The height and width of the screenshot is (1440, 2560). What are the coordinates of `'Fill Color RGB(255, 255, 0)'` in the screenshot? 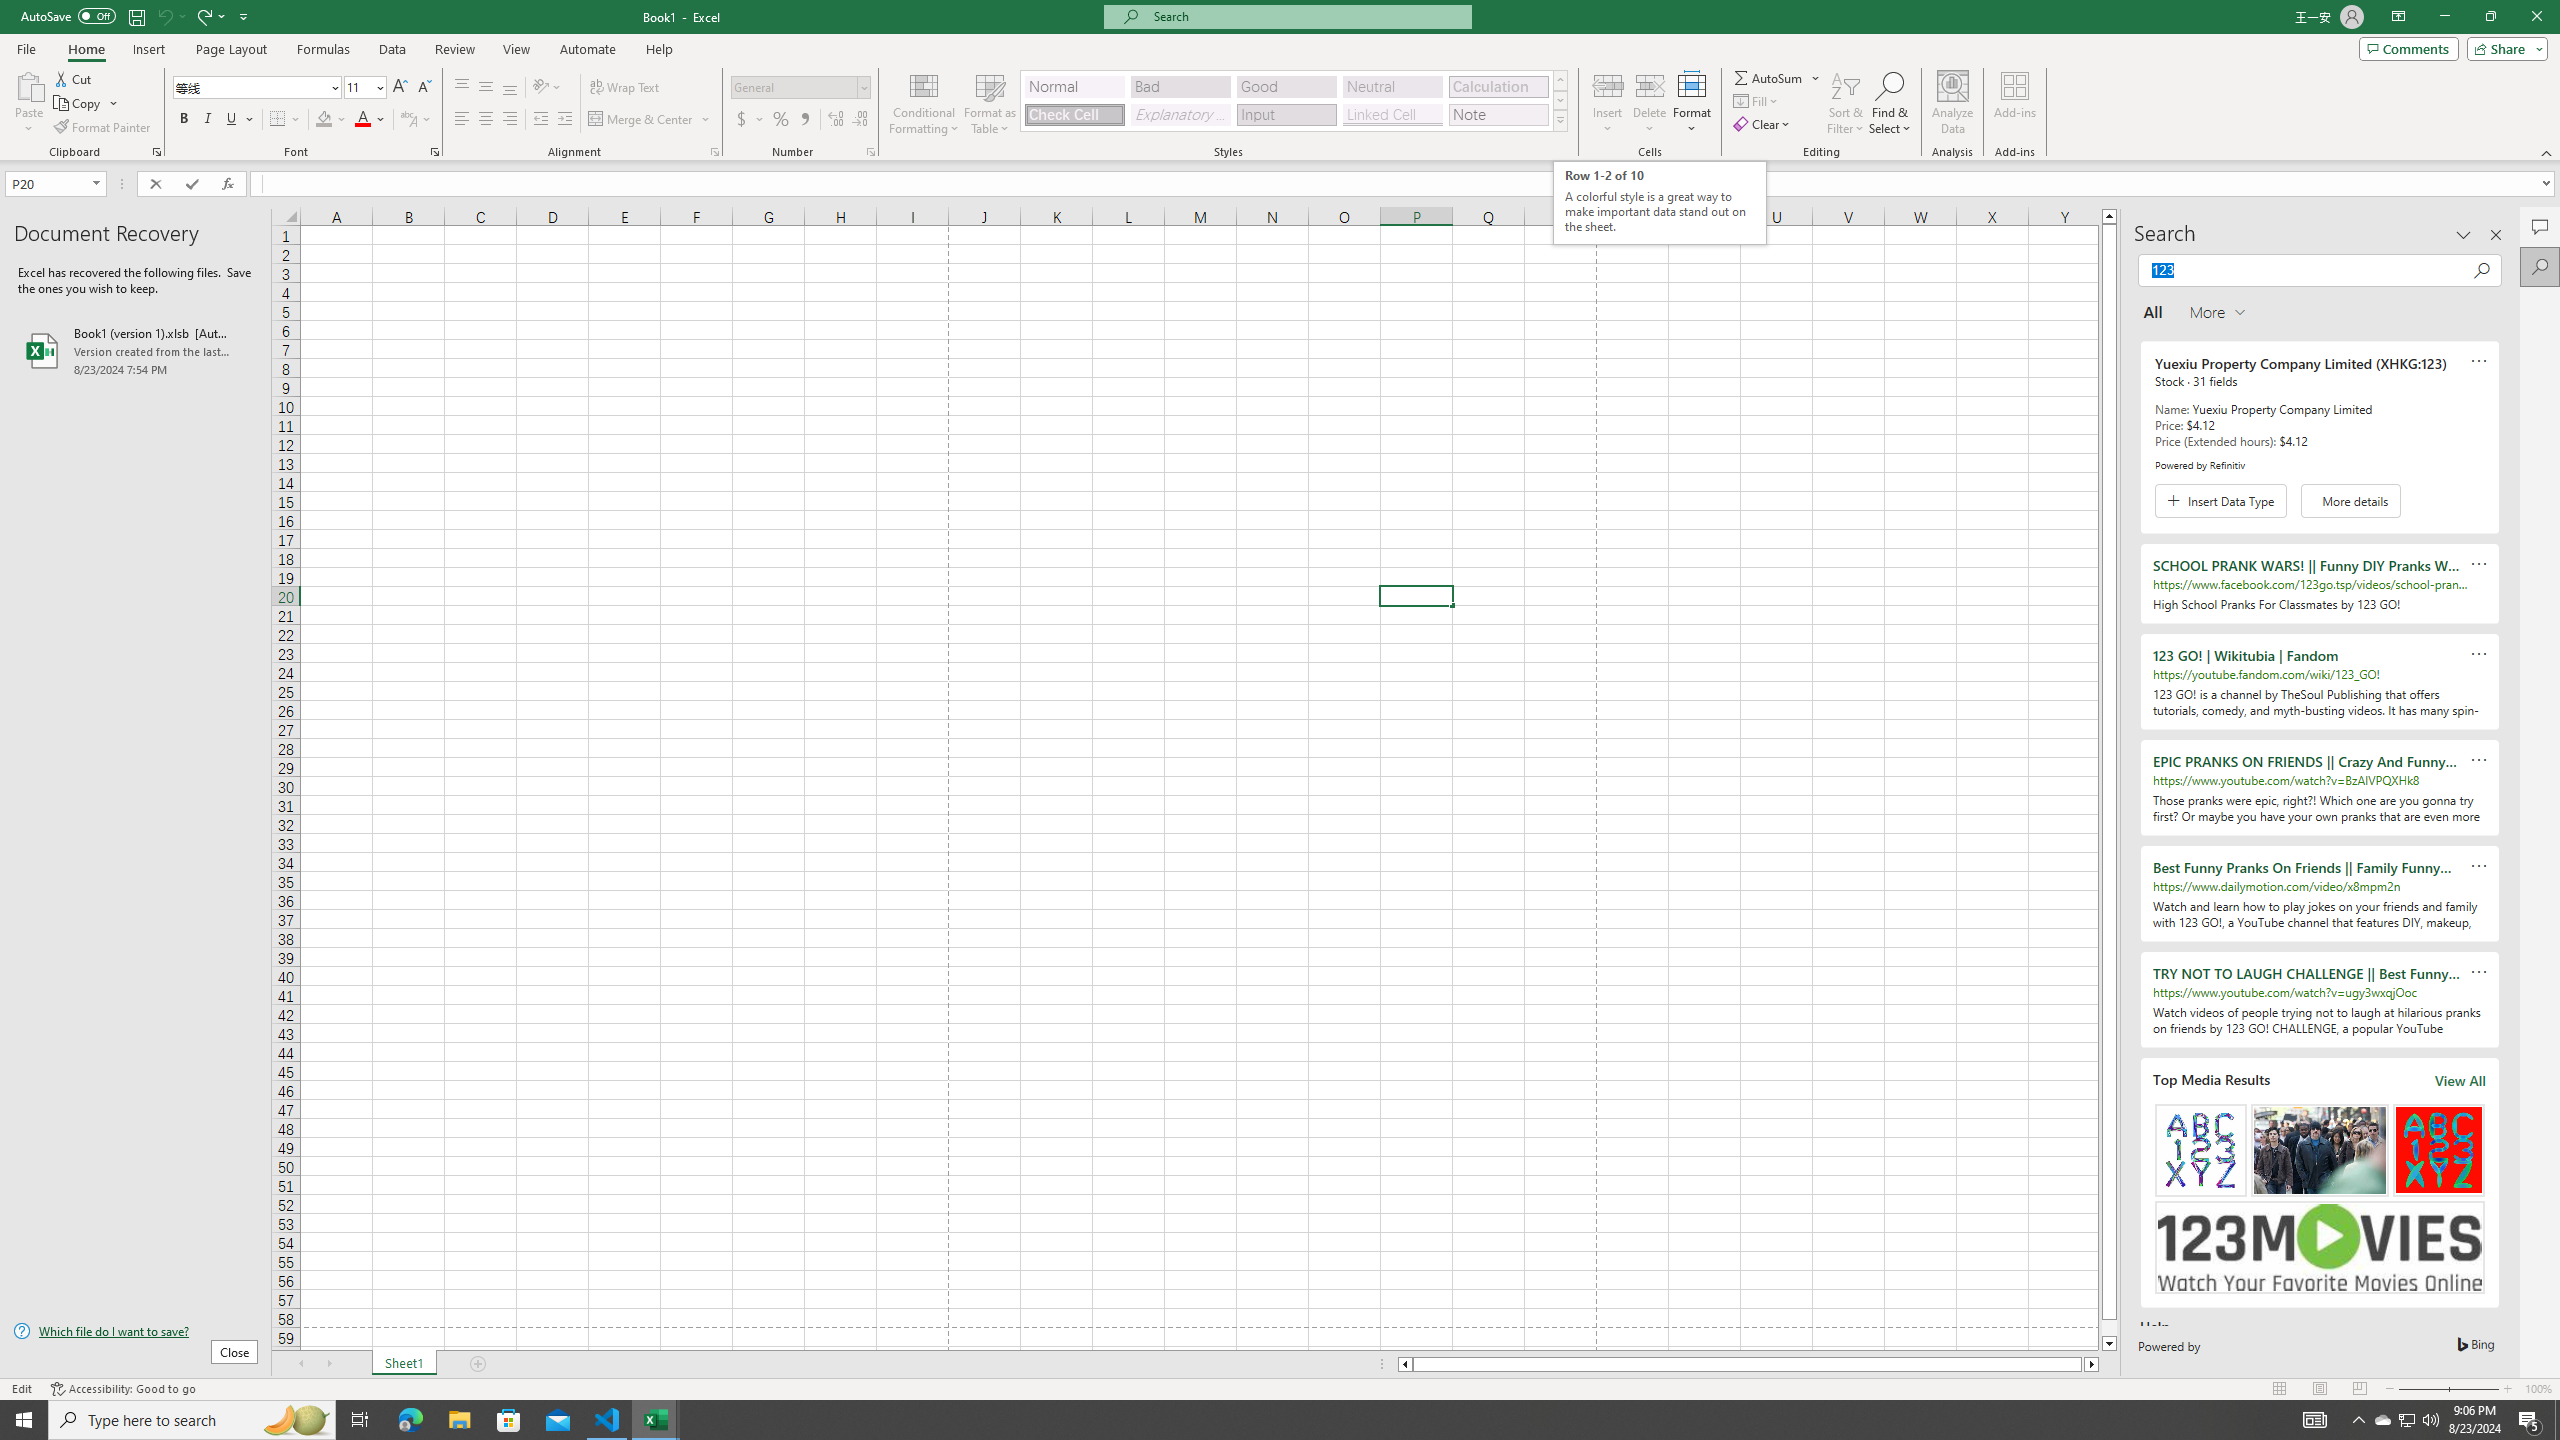 It's located at (322, 118).